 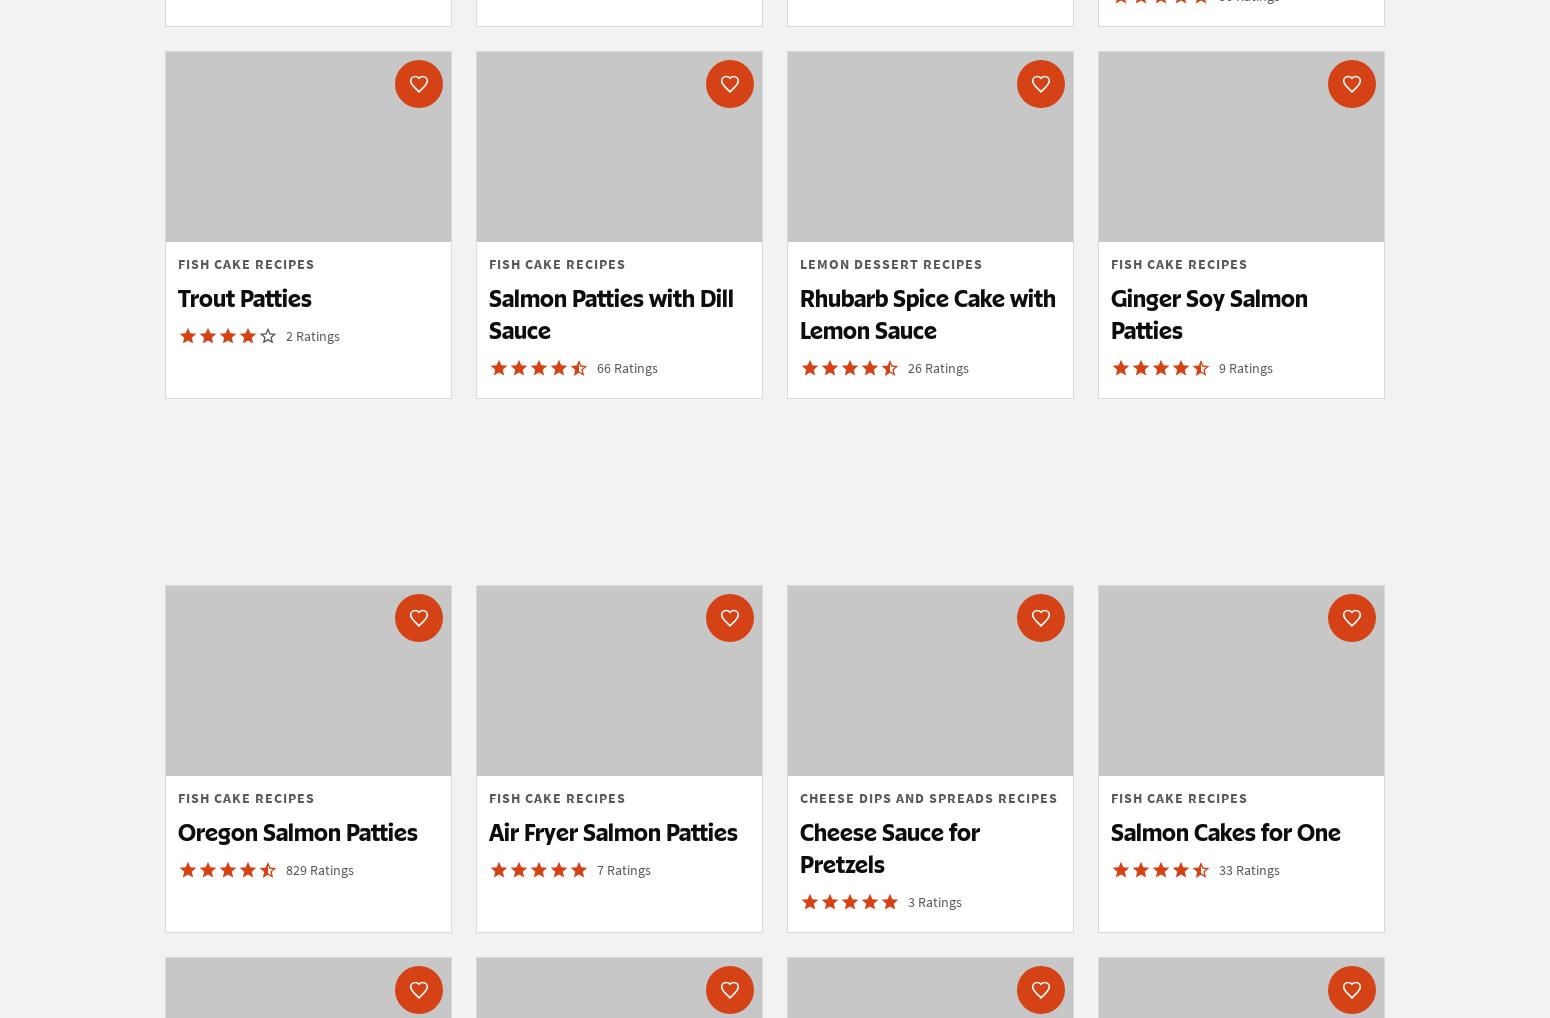 I want to click on 'Salmon Patties with Dill Sauce', so click(x=611, y=312).